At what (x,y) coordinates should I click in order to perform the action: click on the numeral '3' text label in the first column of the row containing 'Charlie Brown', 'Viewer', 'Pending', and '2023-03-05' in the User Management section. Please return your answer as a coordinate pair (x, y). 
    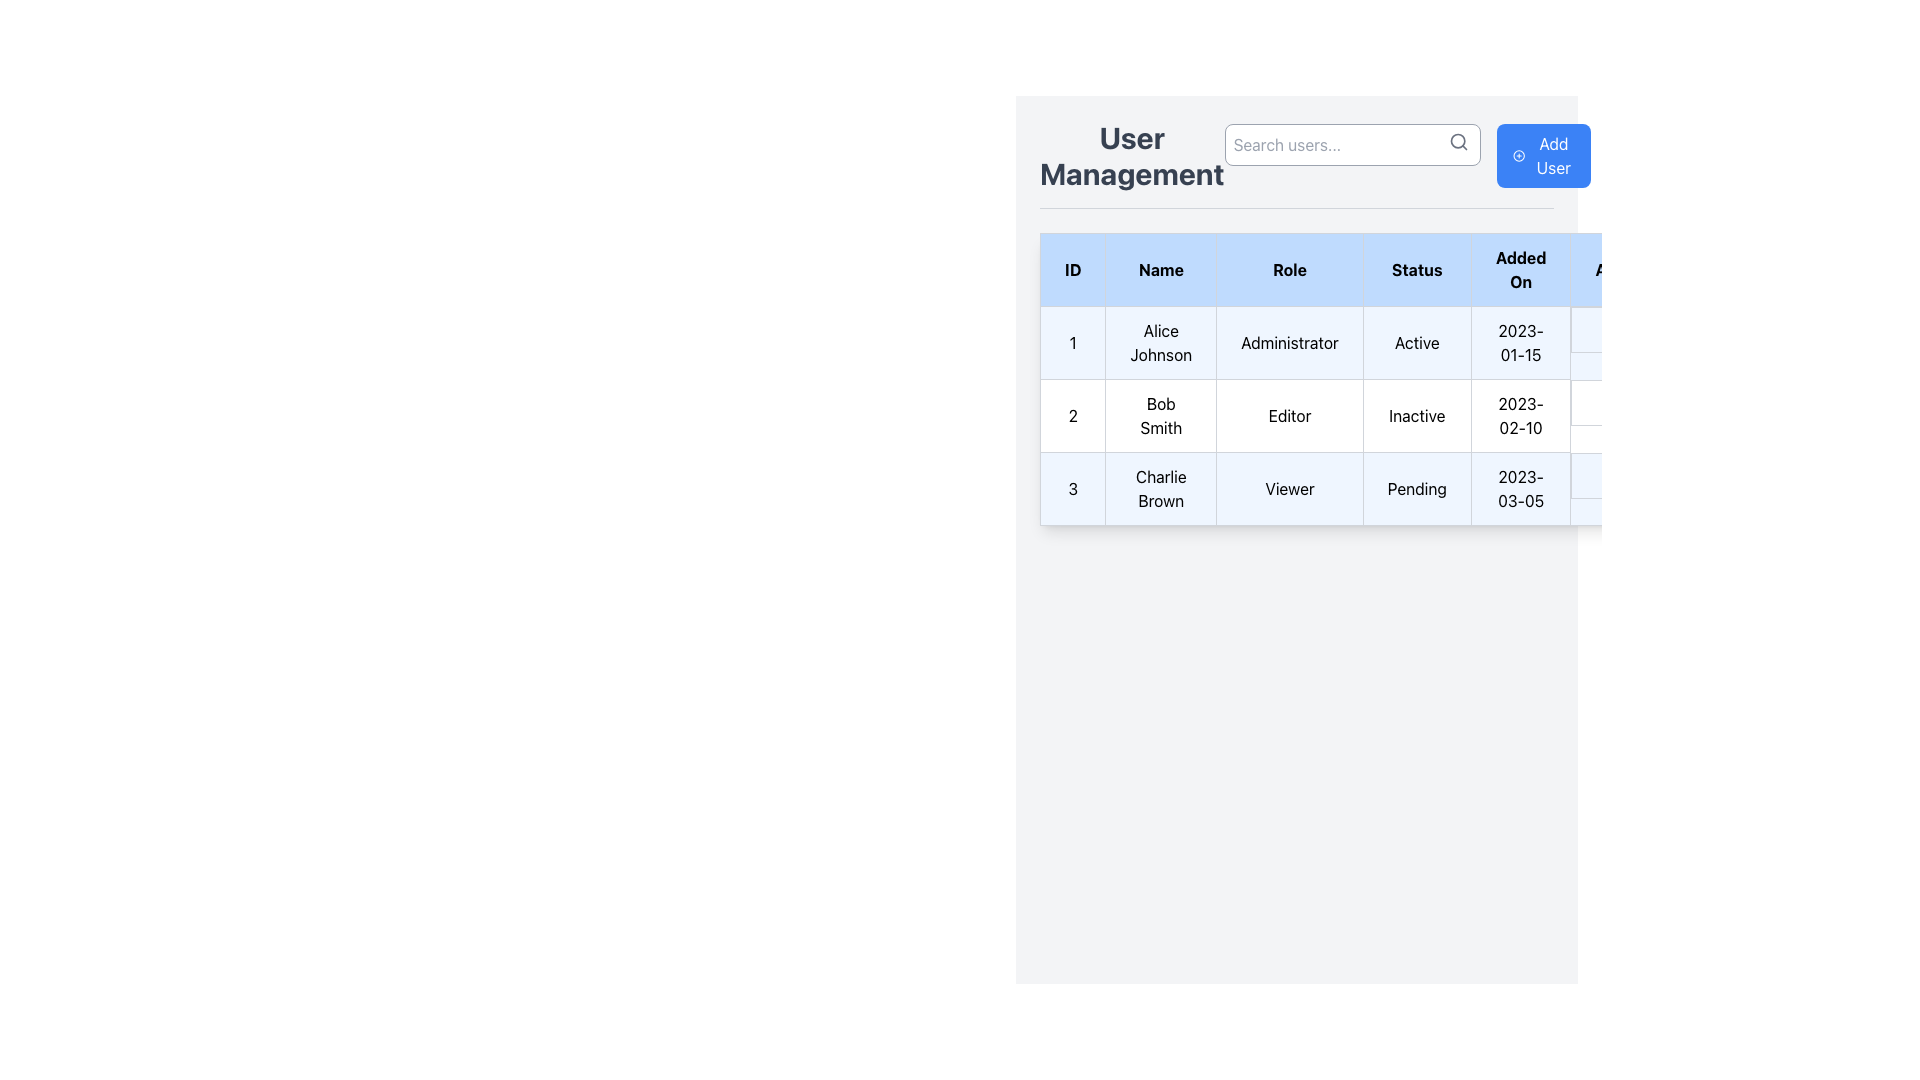
    Looking at the image, I should click on (1072, 489).